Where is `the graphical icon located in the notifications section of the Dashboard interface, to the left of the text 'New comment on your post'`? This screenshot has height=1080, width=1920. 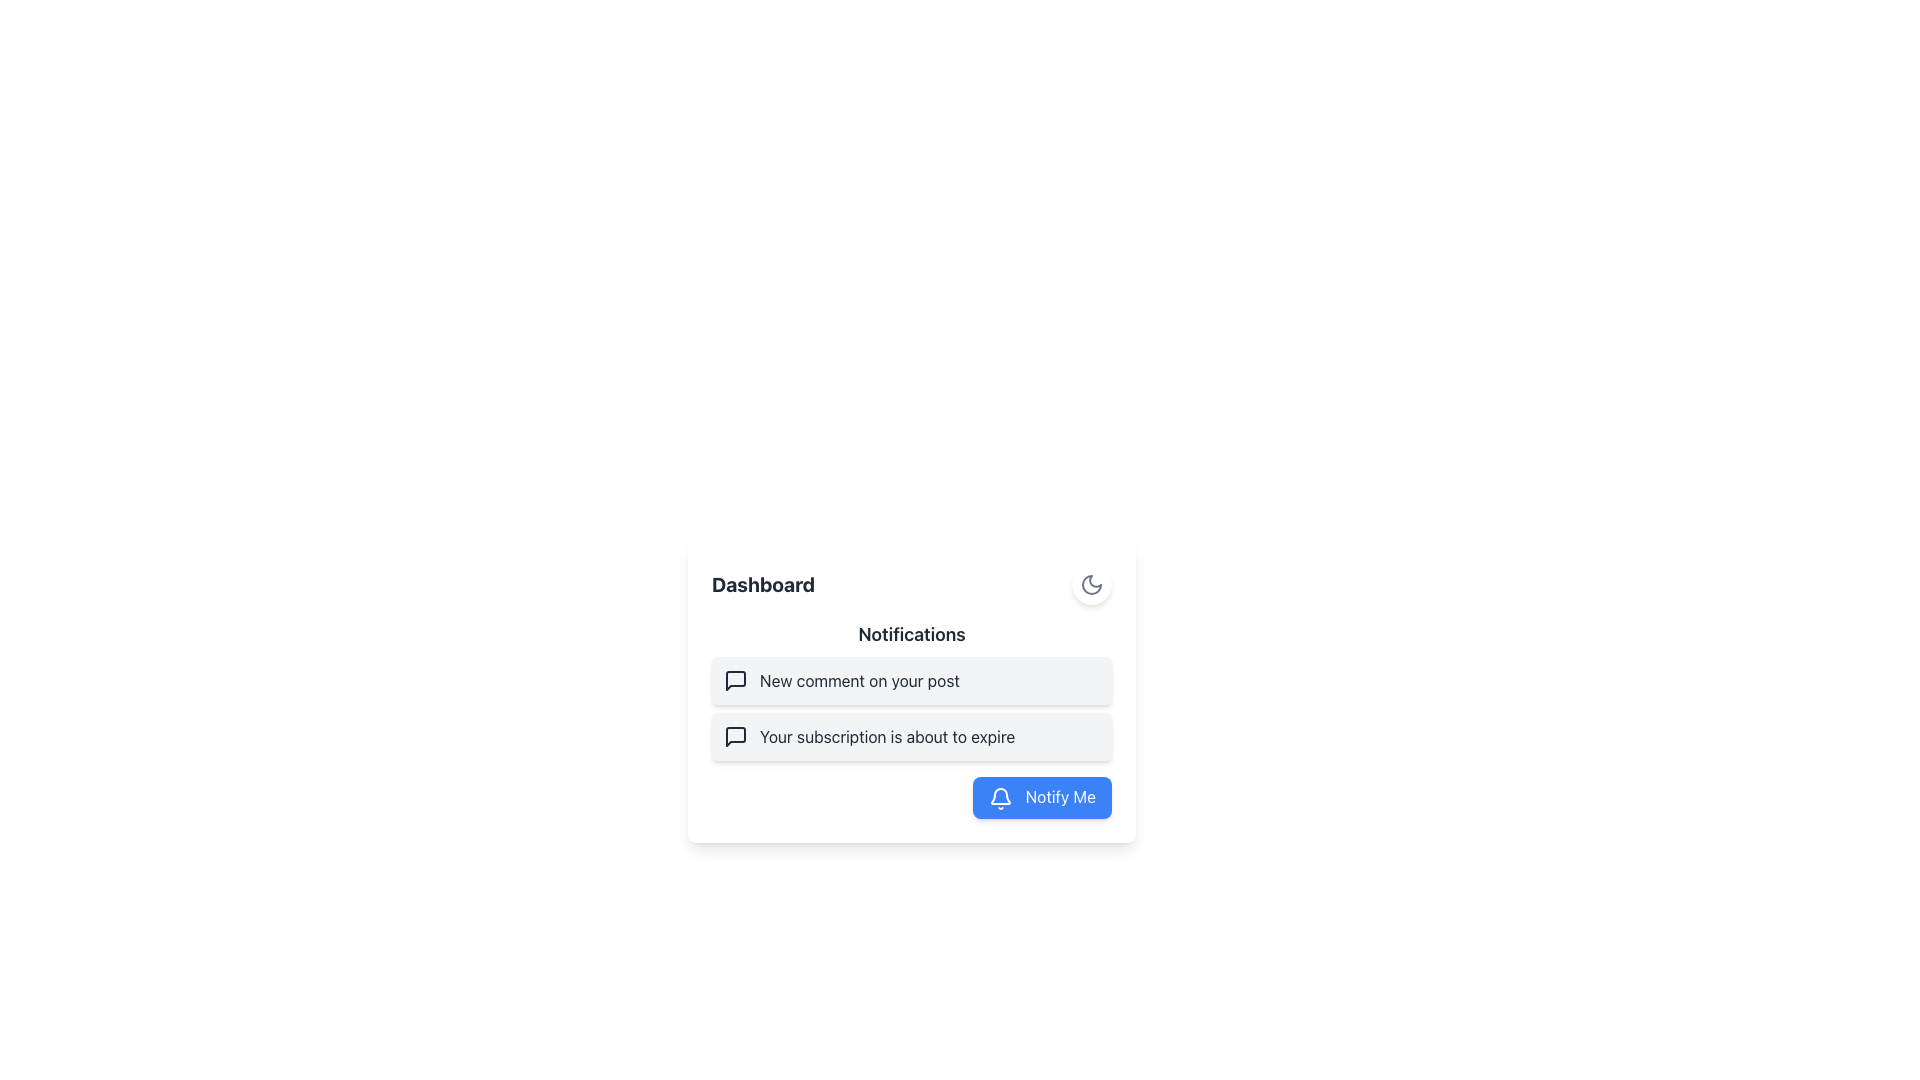 the graphical icon located in the notifications section of the Dashboard interface, to the left of the text 'New comment on your post' is located at coordinates (734, 680).